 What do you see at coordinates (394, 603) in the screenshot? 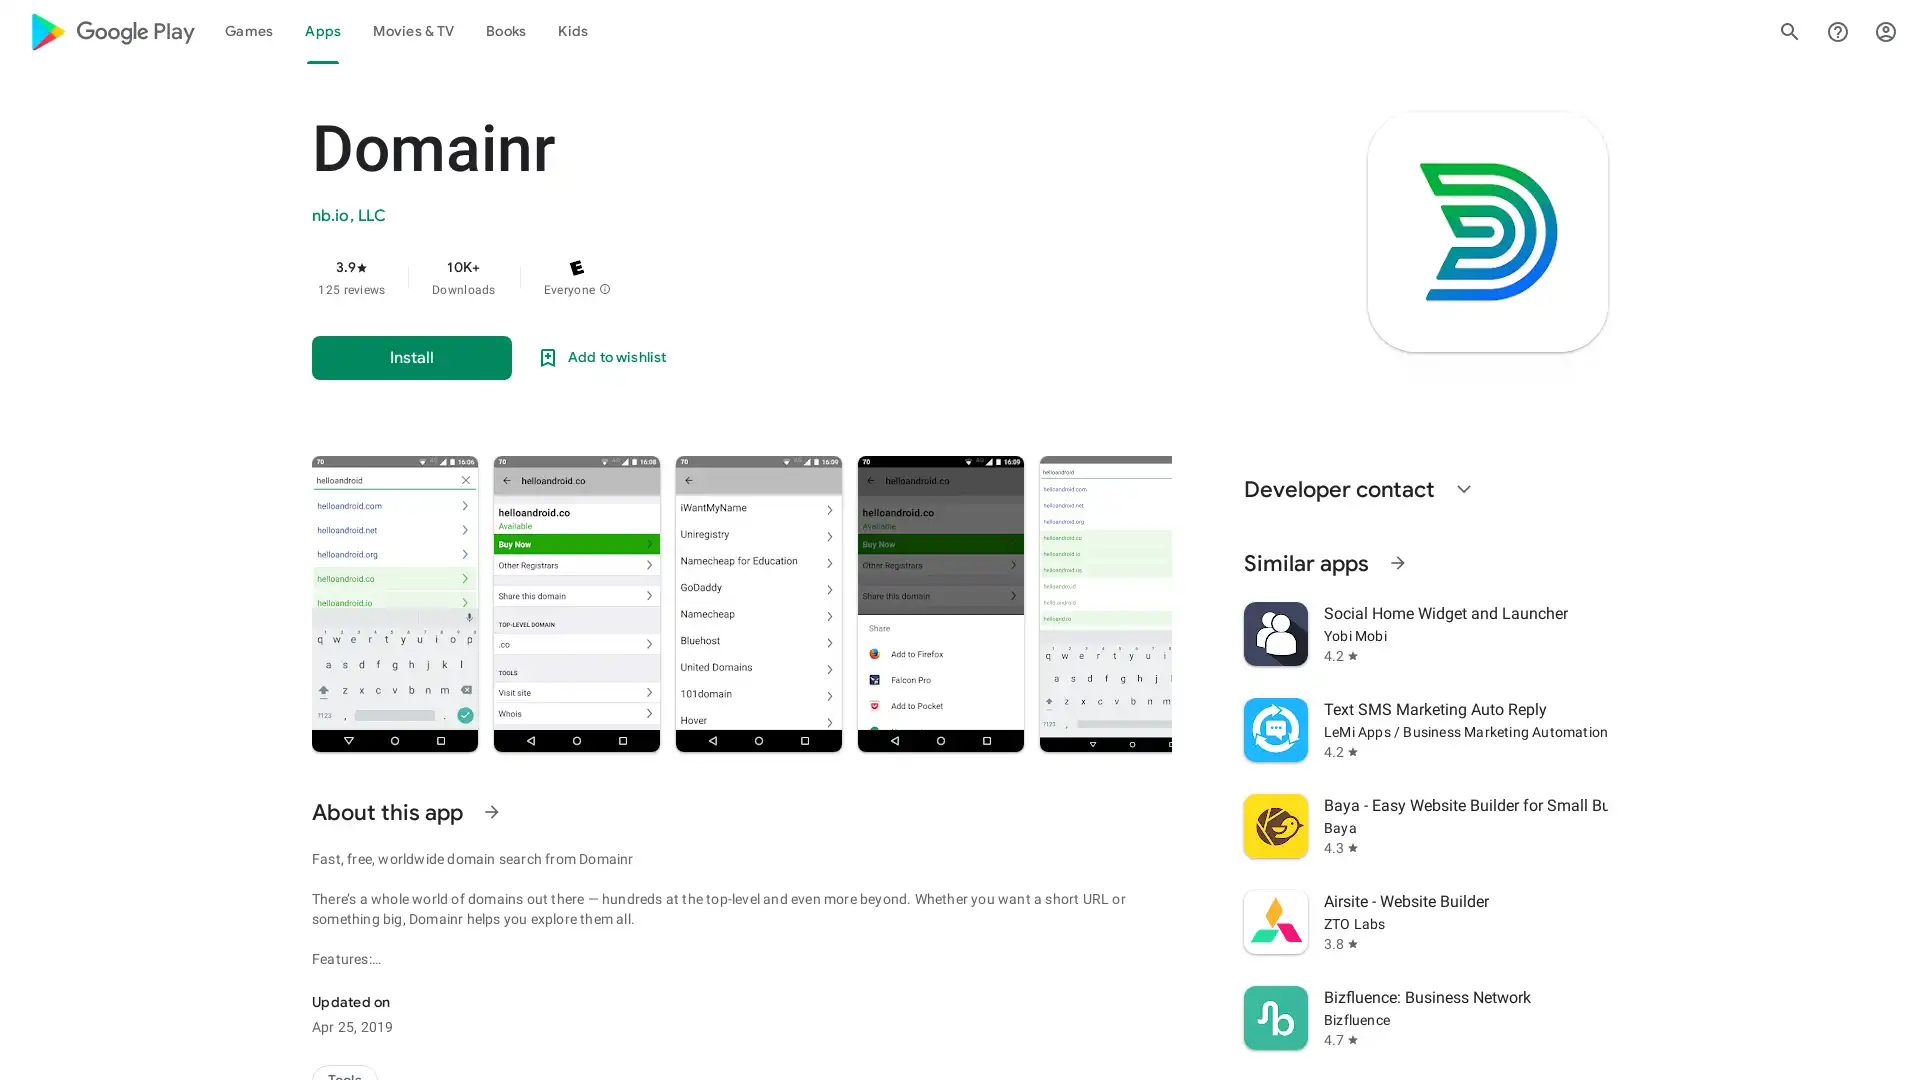
I see `Screenshot image` at bounding box center [394, 603].